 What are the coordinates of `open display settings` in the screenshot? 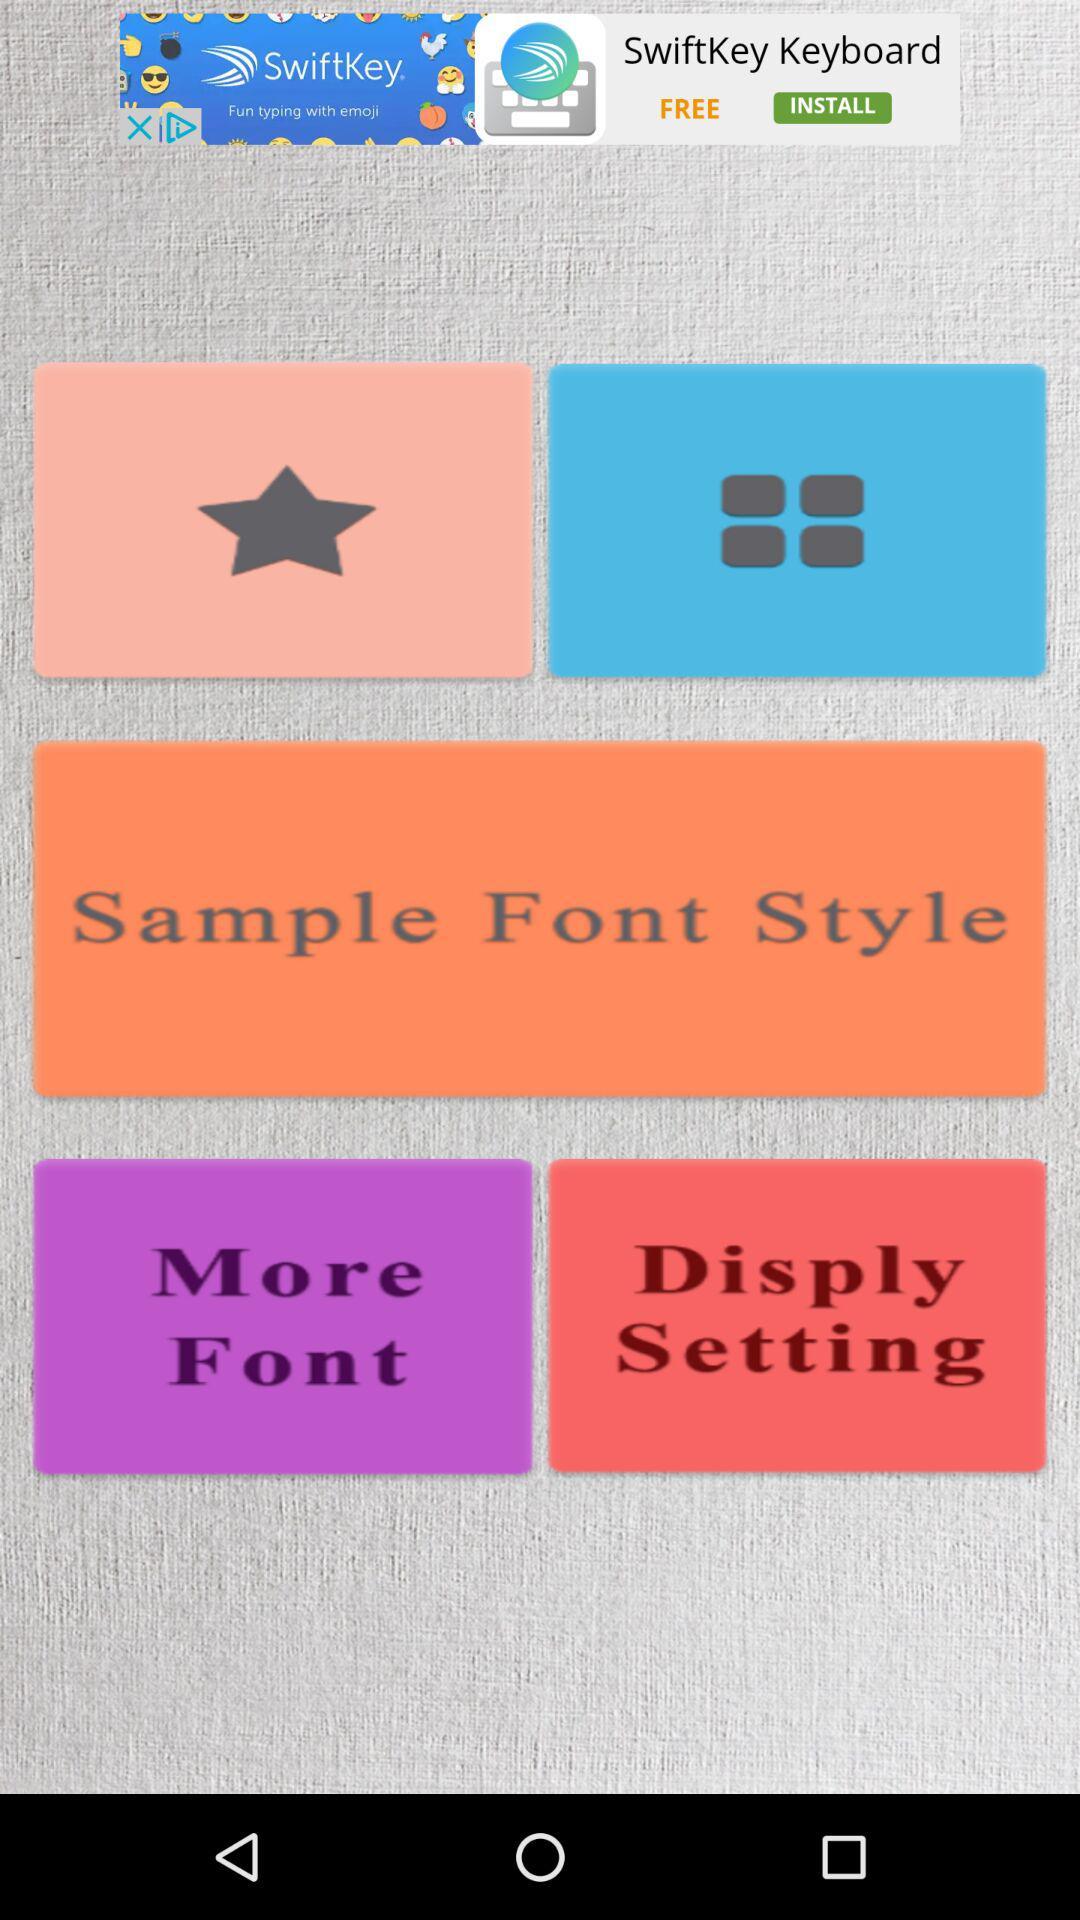 It's located at (795, 1320).